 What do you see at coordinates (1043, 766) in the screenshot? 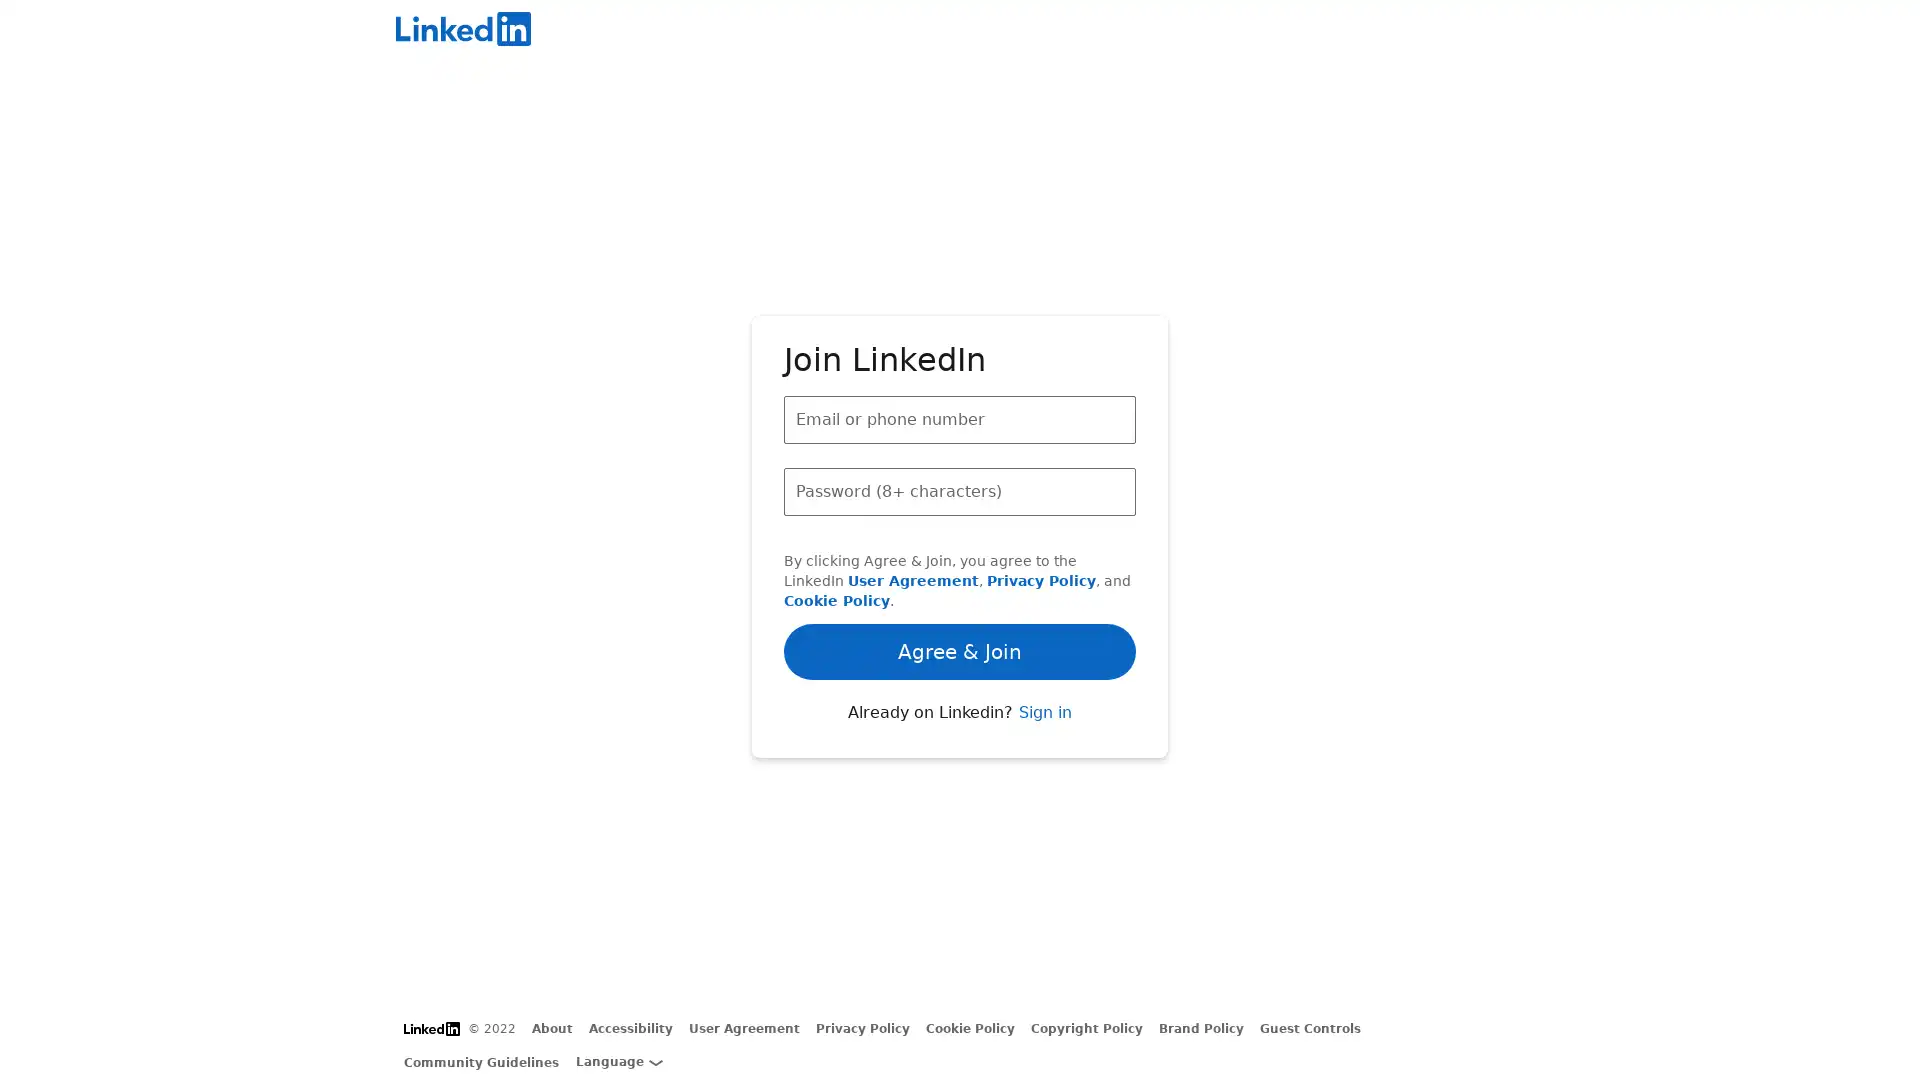
I see `Sign in` at bounding box center [1043, 766].